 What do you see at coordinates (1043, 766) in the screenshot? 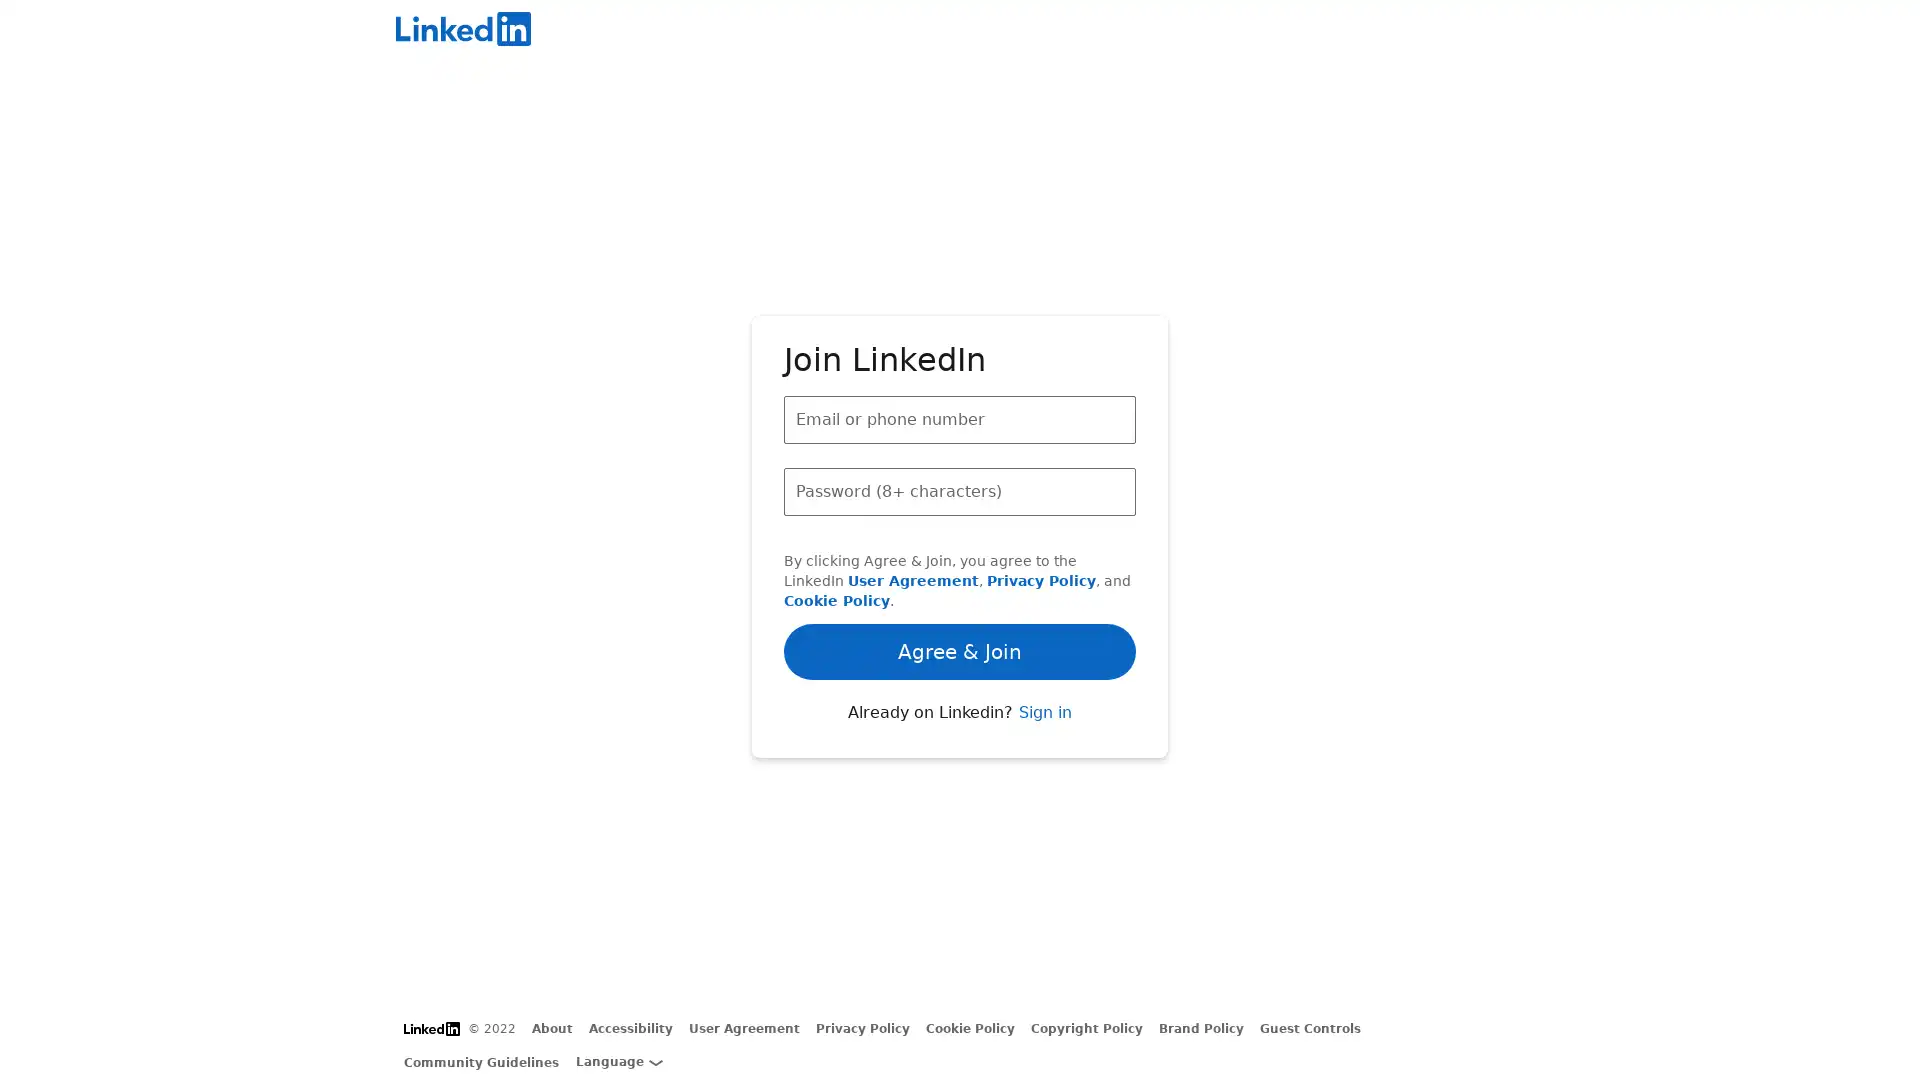
I see `Sign in` at bounding box center [1043, 766].